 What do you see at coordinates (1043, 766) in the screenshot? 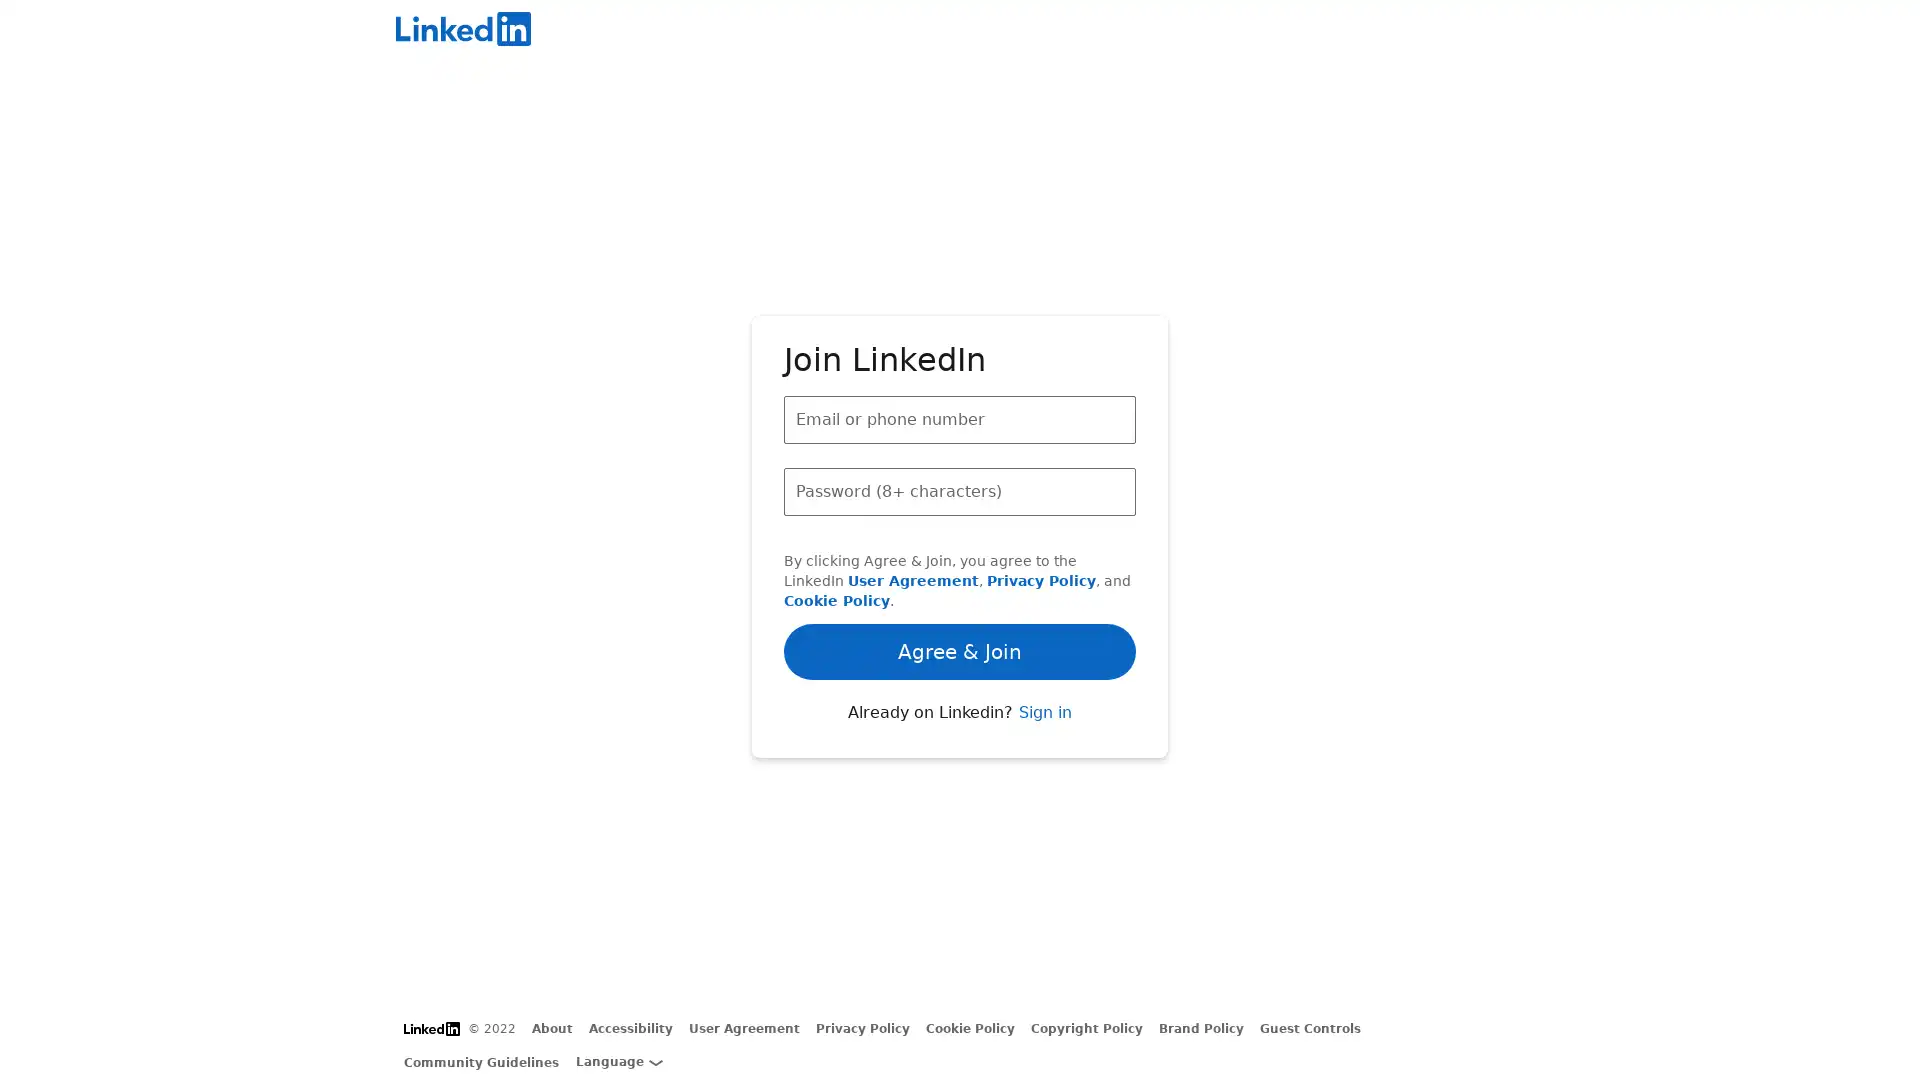
I see `Sign in` at bounding box center [1043, 766].